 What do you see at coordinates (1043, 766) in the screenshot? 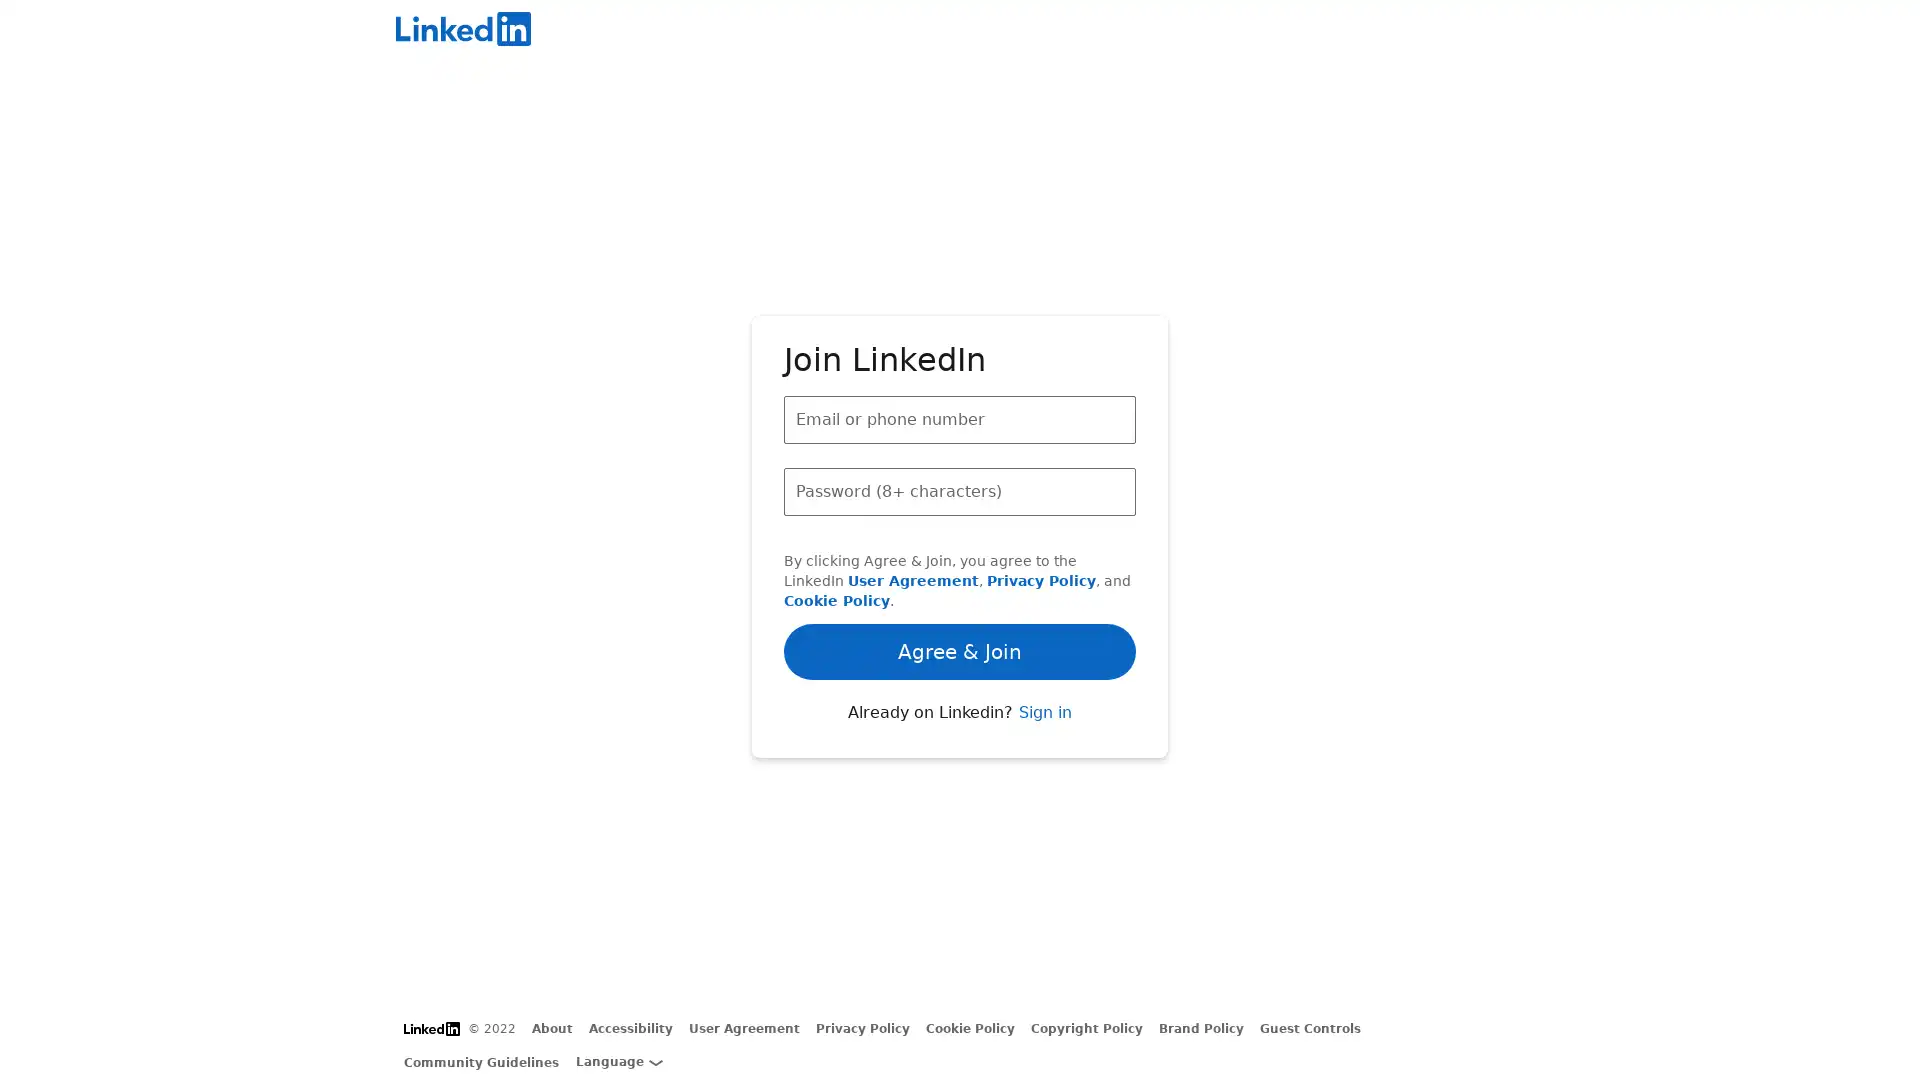
I see `Sign in` at bounding box center [1043, 766].